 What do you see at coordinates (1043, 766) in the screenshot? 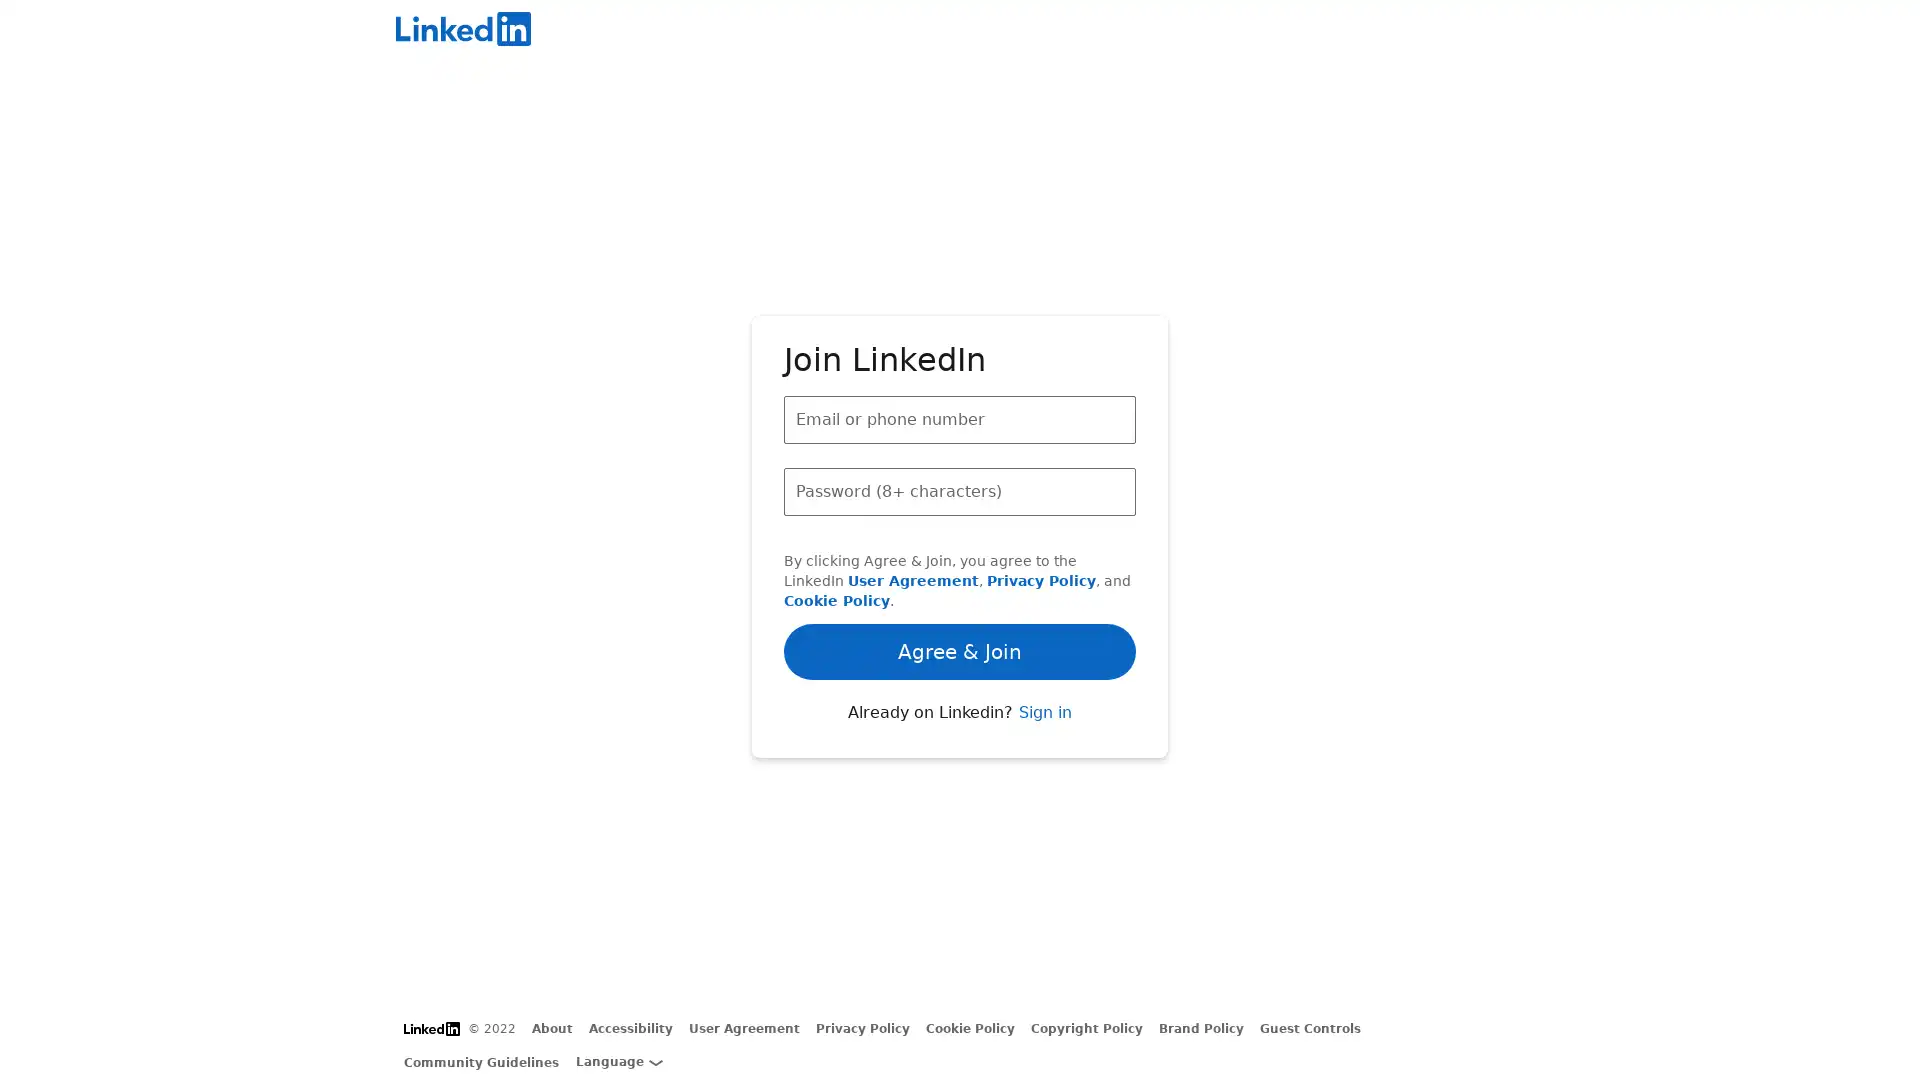
I see `Sign in` at bounding box center [1043, 766].